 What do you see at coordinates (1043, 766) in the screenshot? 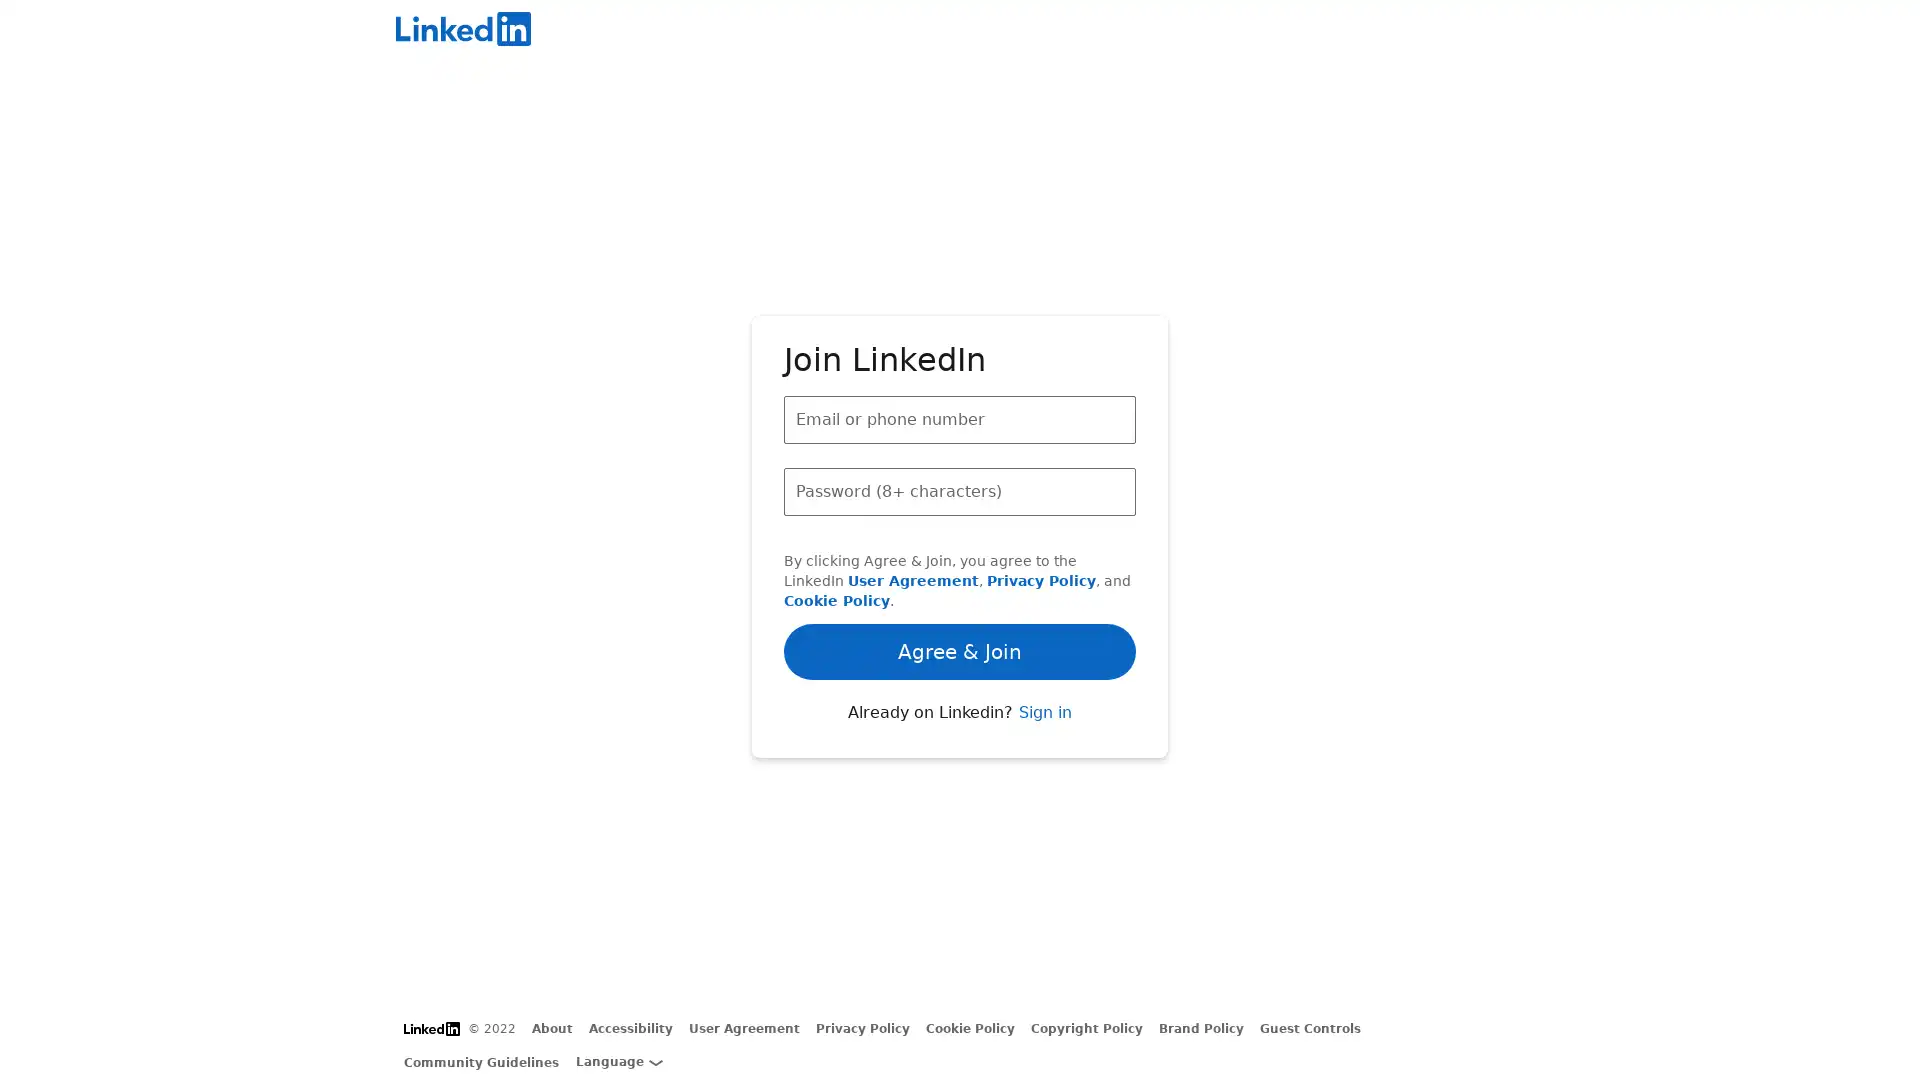
I see `Sign in` at bounding box center [1043, 766].